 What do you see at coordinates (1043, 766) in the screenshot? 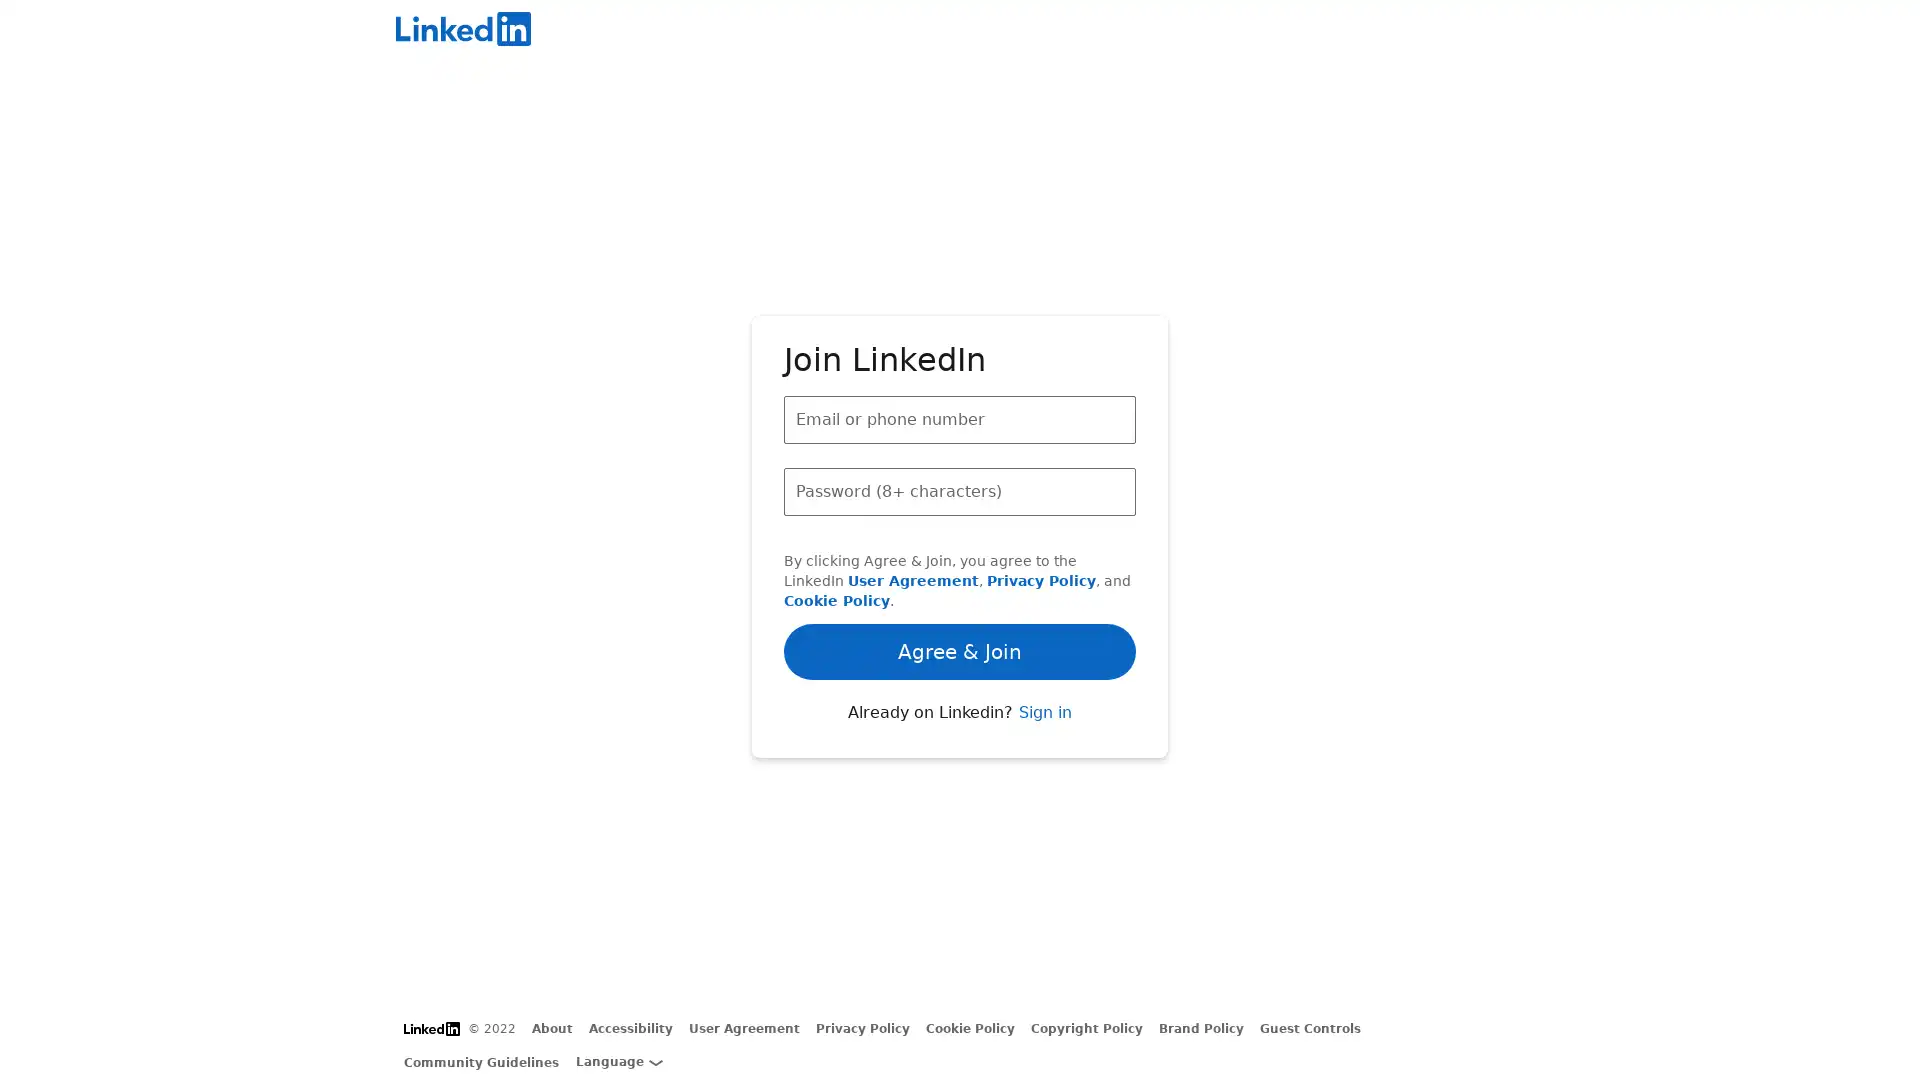
I see `Sign in` at bounding box center [1043, 766].